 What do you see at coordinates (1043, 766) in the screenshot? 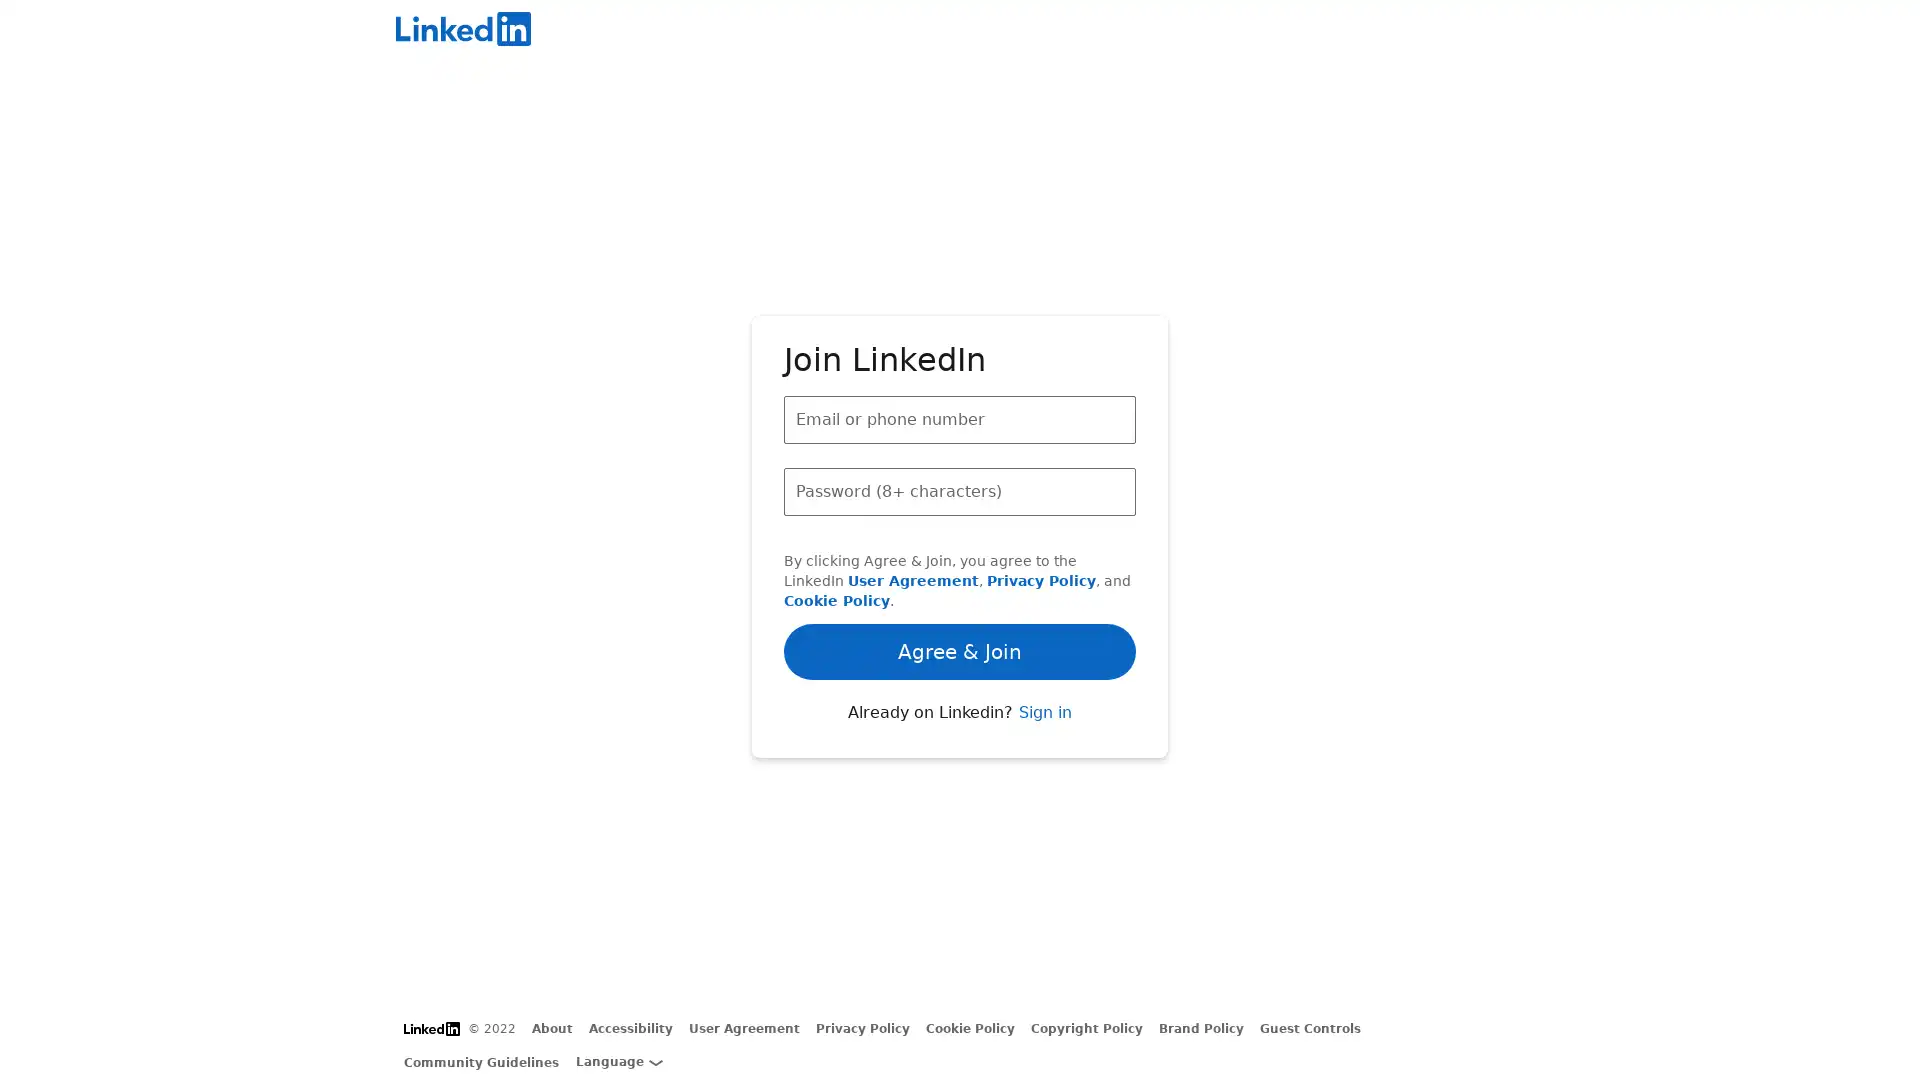
I see `Sign in` at bounding box center [1043, 766].